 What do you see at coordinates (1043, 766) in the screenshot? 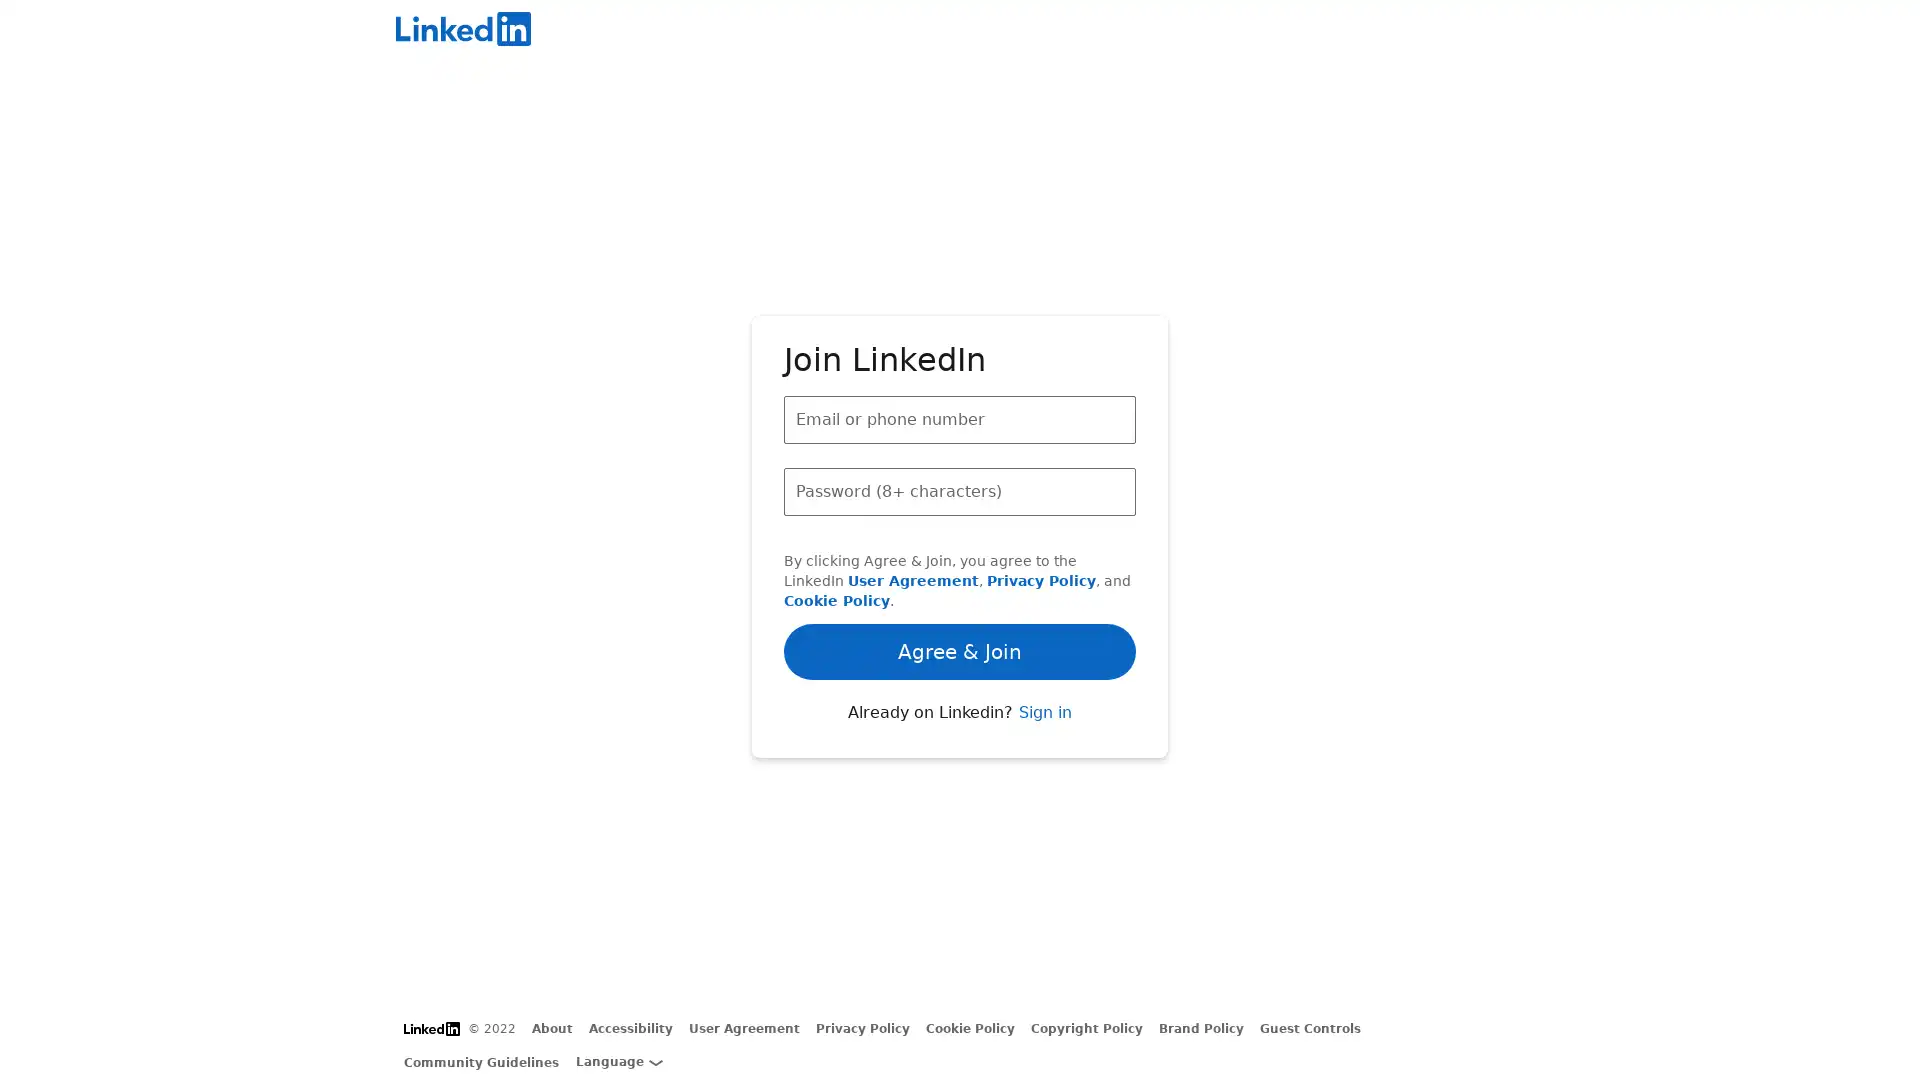
I see `Sign in` at bounding box center [1043, 766].